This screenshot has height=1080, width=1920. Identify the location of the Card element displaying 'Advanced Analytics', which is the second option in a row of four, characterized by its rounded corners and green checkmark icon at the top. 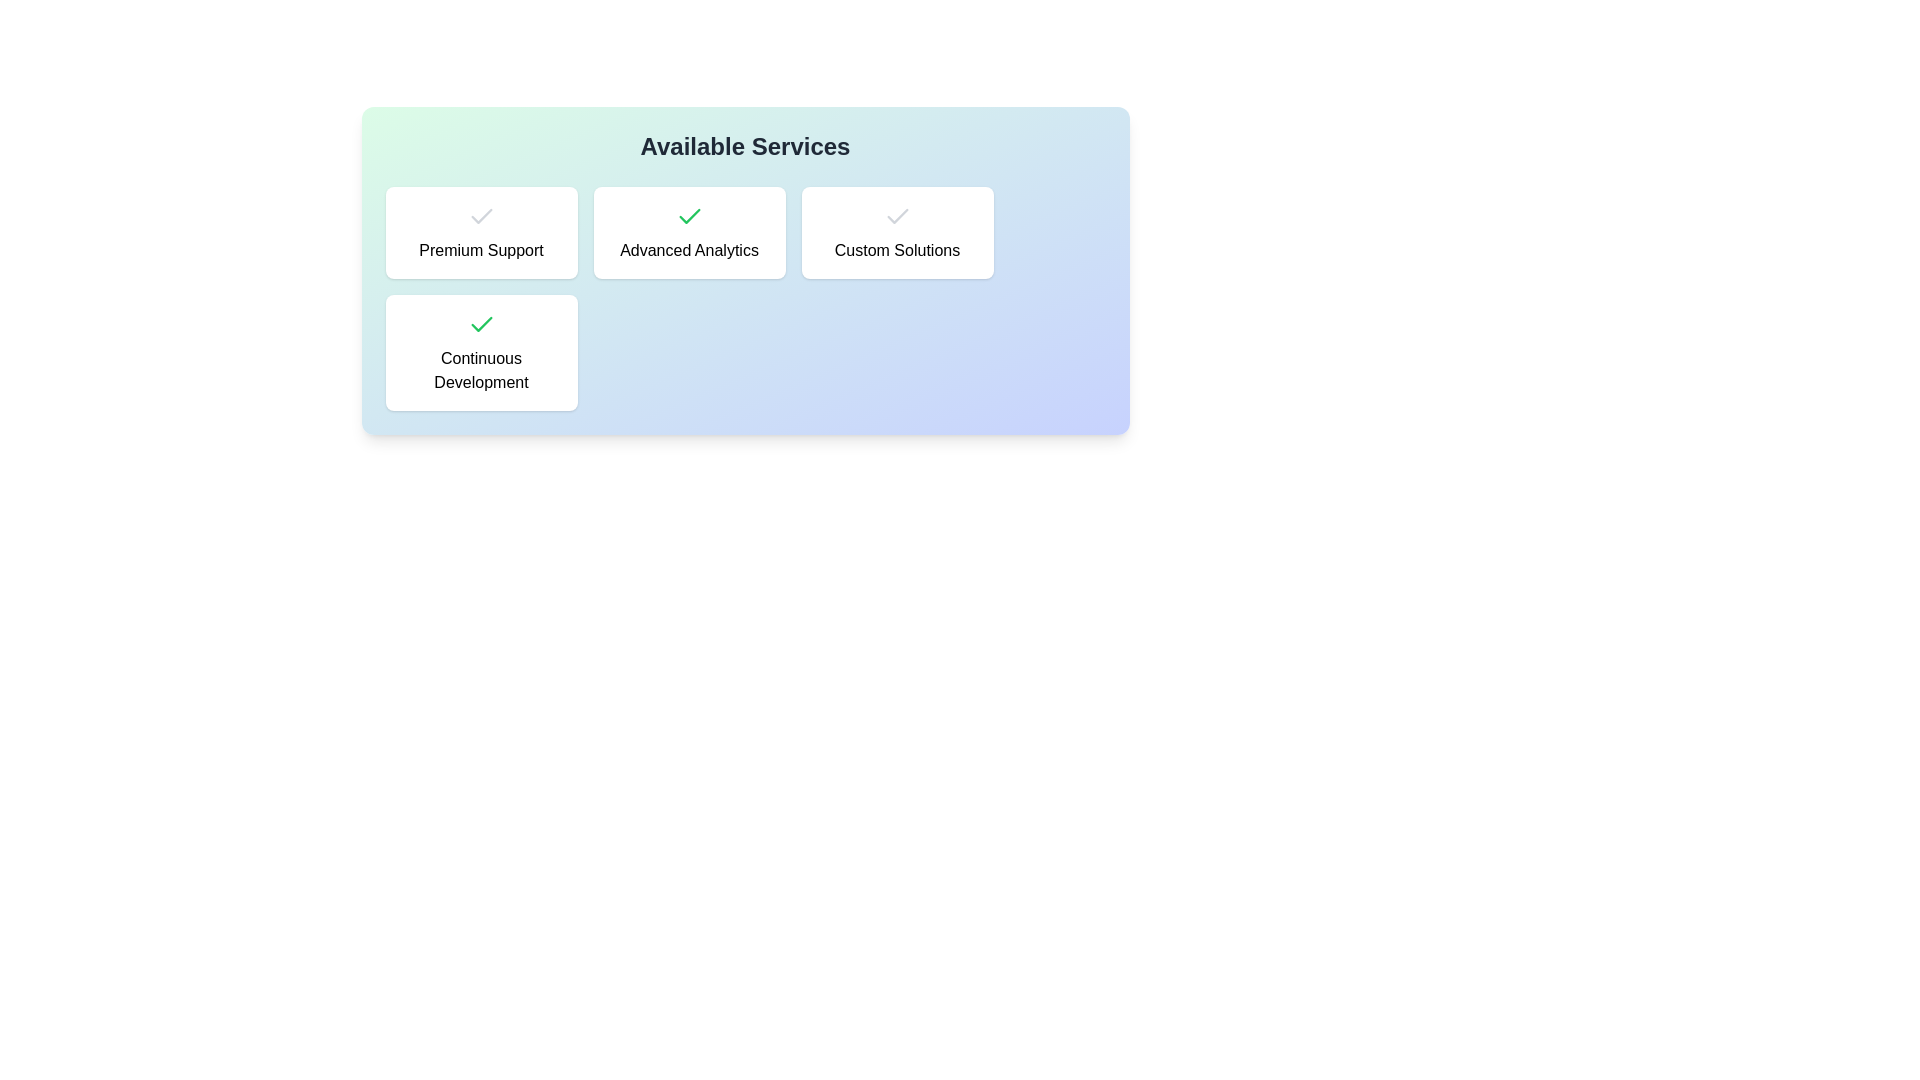
(689, 231).